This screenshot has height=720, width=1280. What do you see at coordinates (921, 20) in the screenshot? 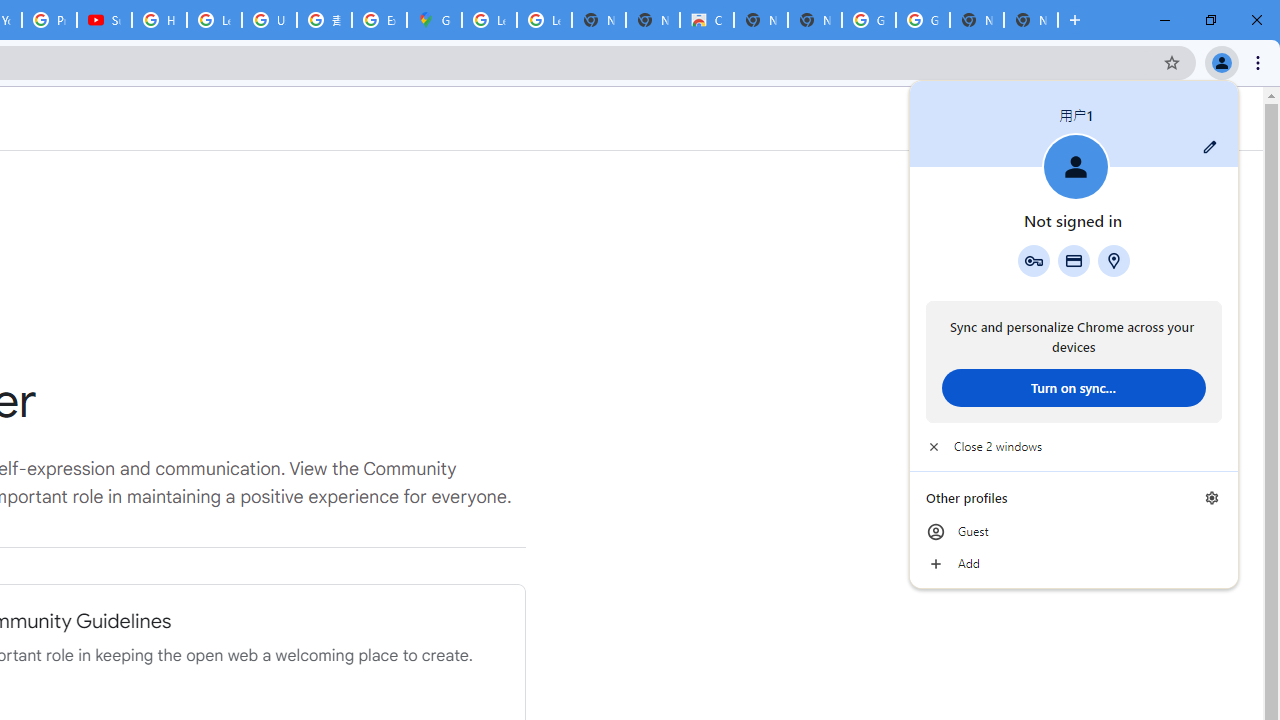
I see `'Google Images'` at bounding box center [921, 20].